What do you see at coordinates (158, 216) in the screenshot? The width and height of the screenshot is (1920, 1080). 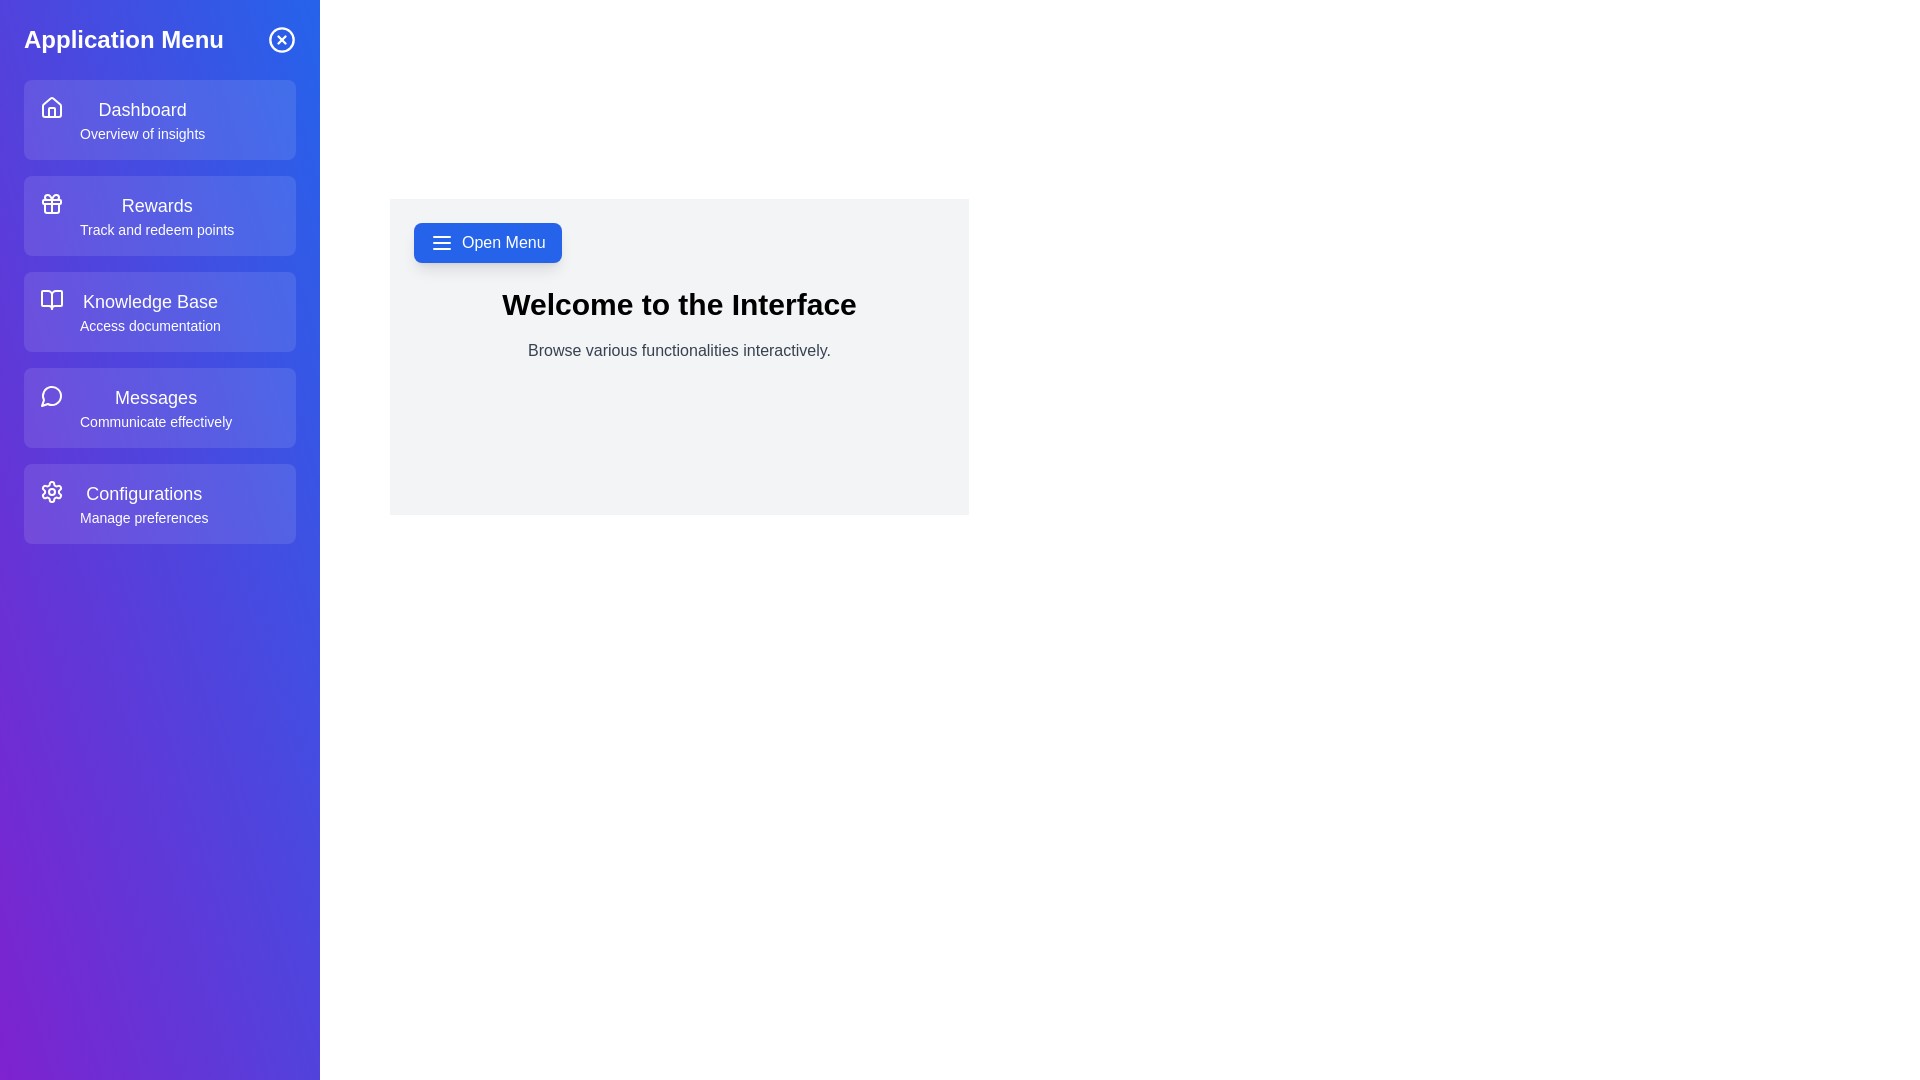 I see `the menu item labeled Rewards` at bounding box center [158, 216].